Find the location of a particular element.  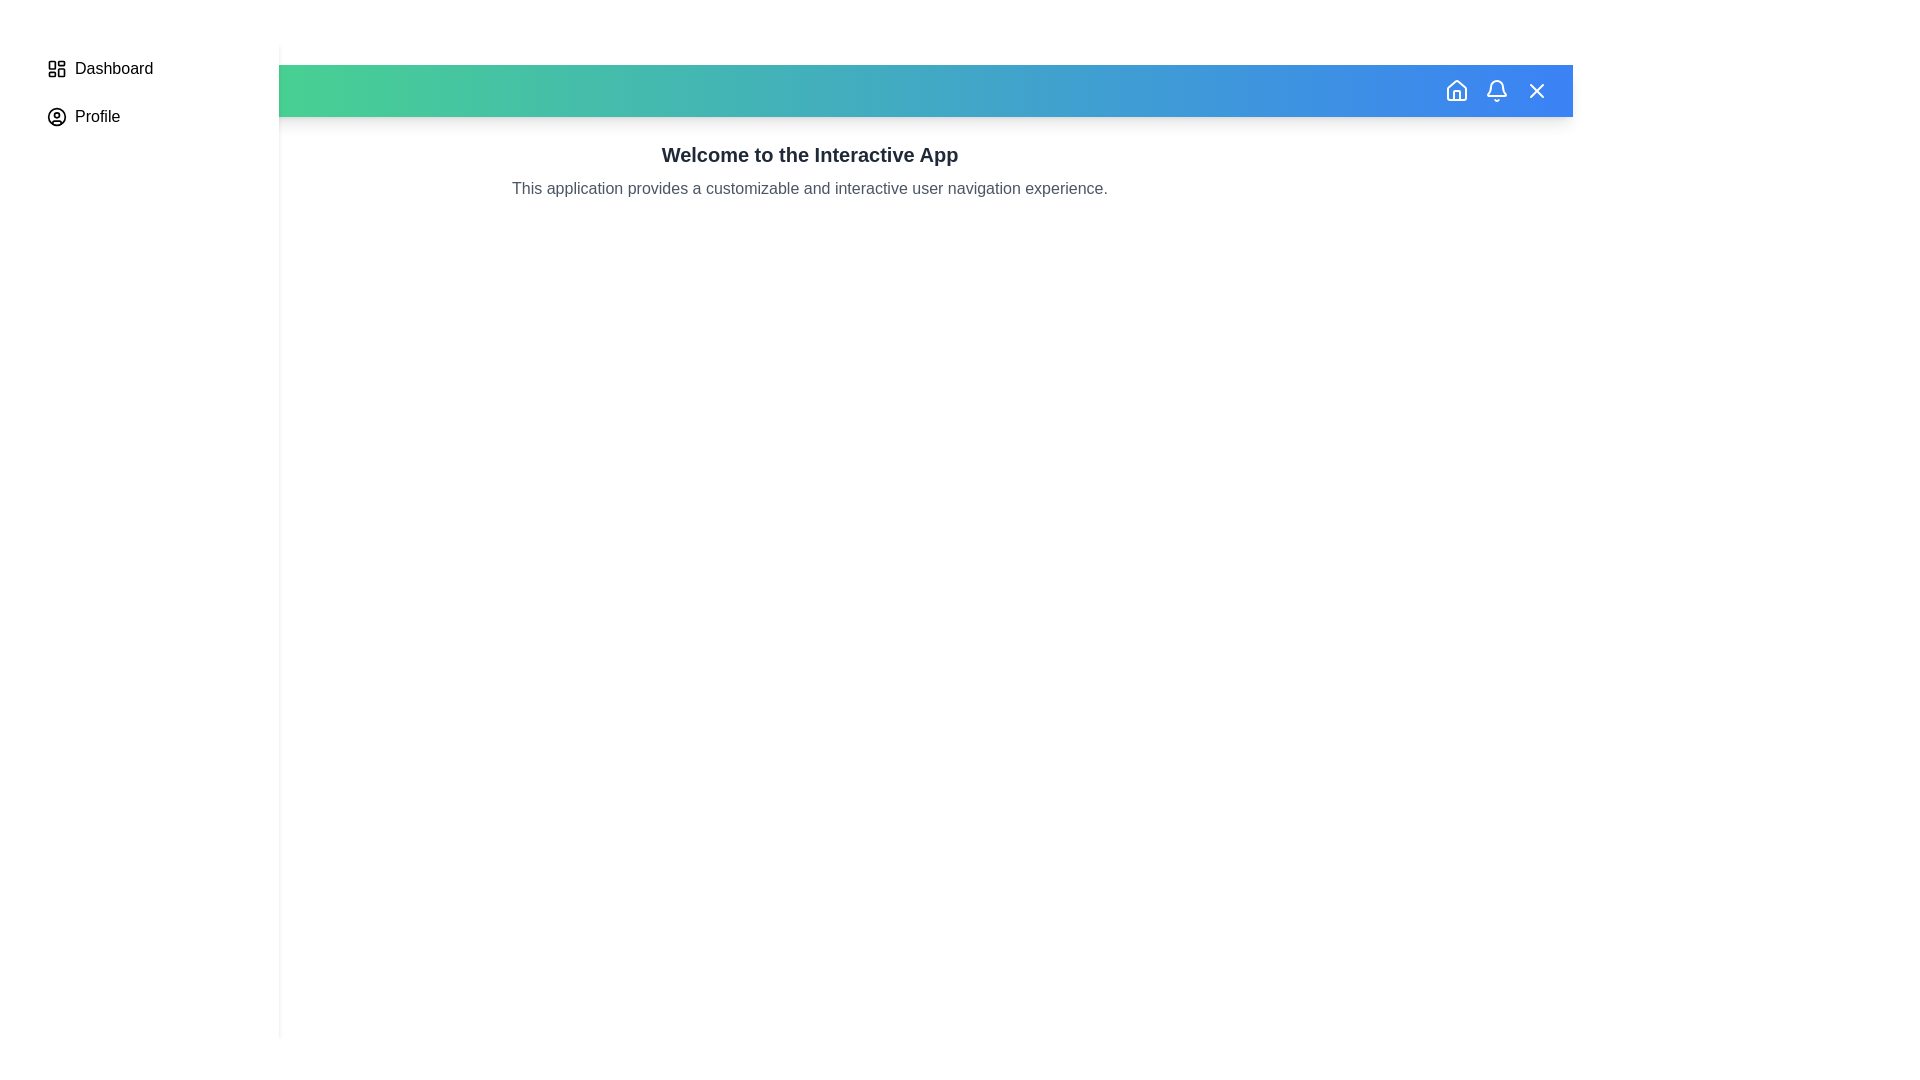

the active section is located at coordinates (113, 68).